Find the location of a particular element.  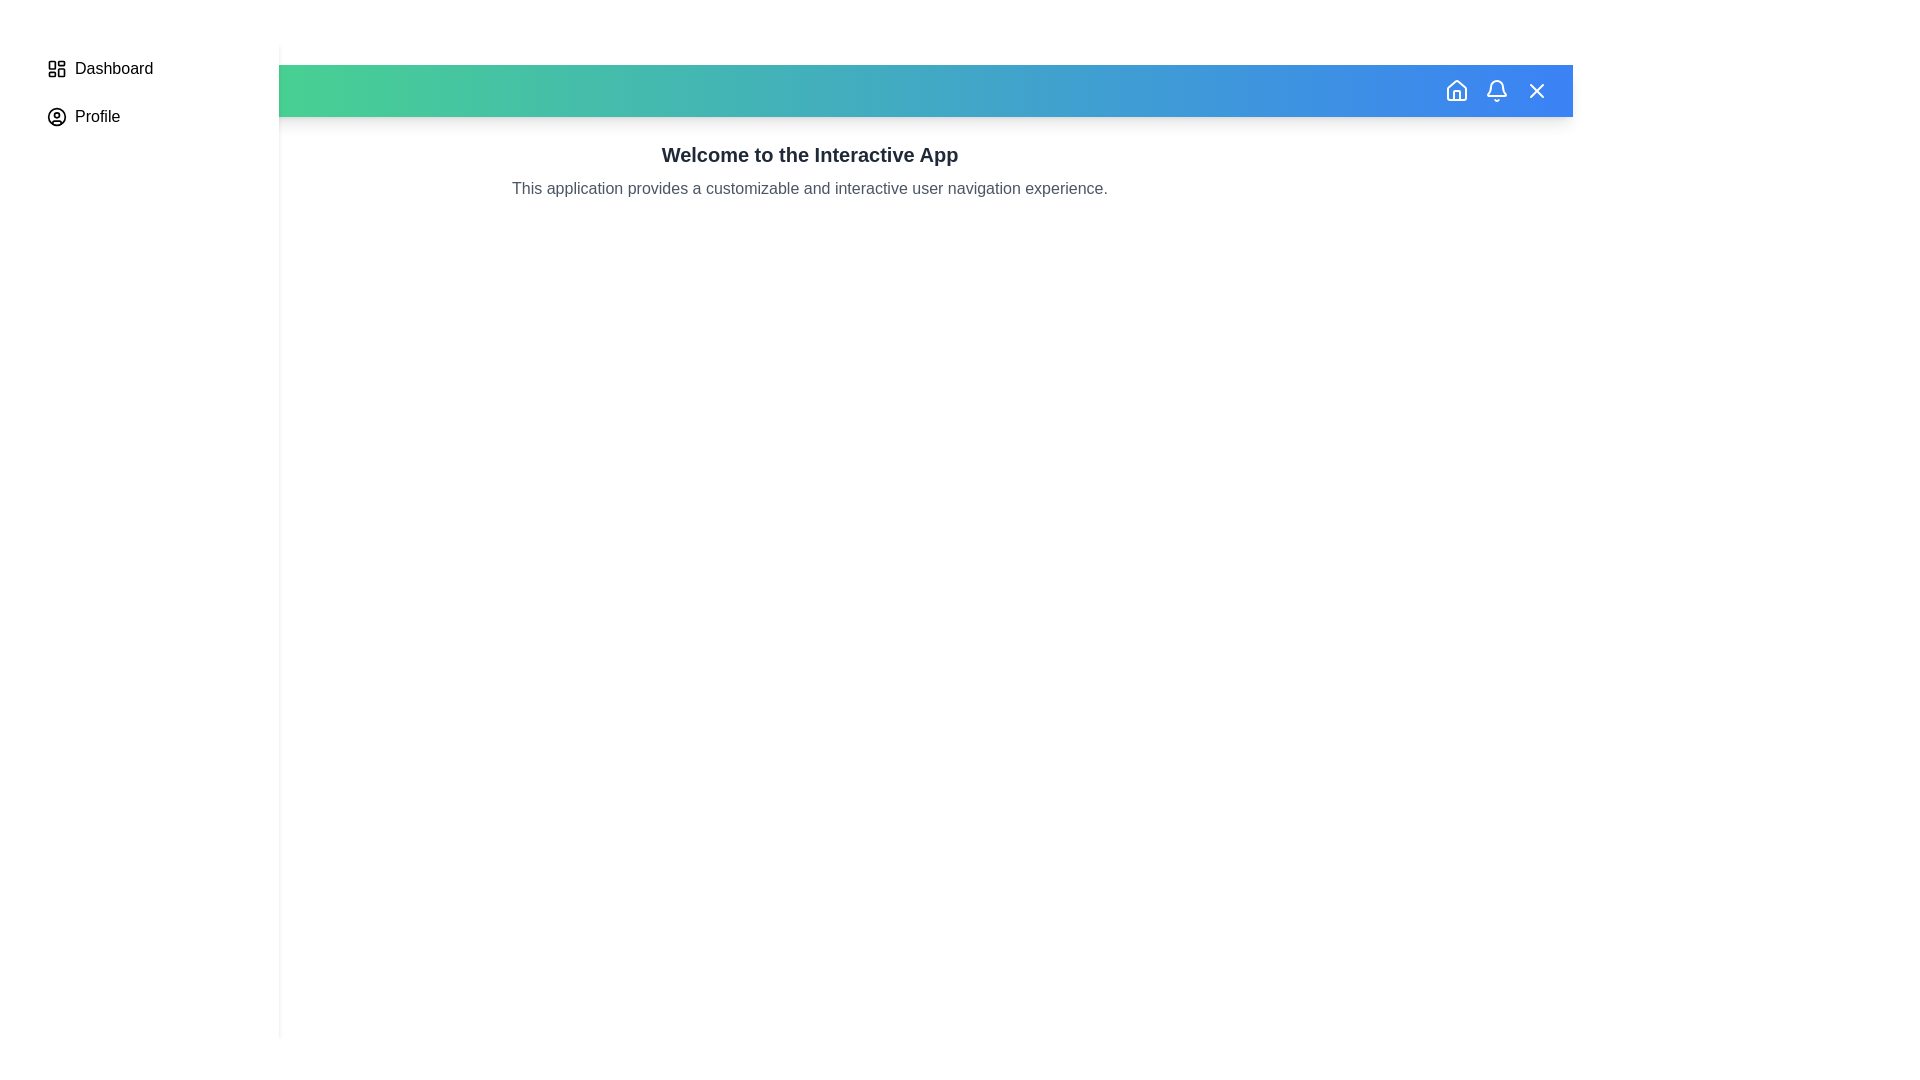

the active section is located at coordinates (113, 68).